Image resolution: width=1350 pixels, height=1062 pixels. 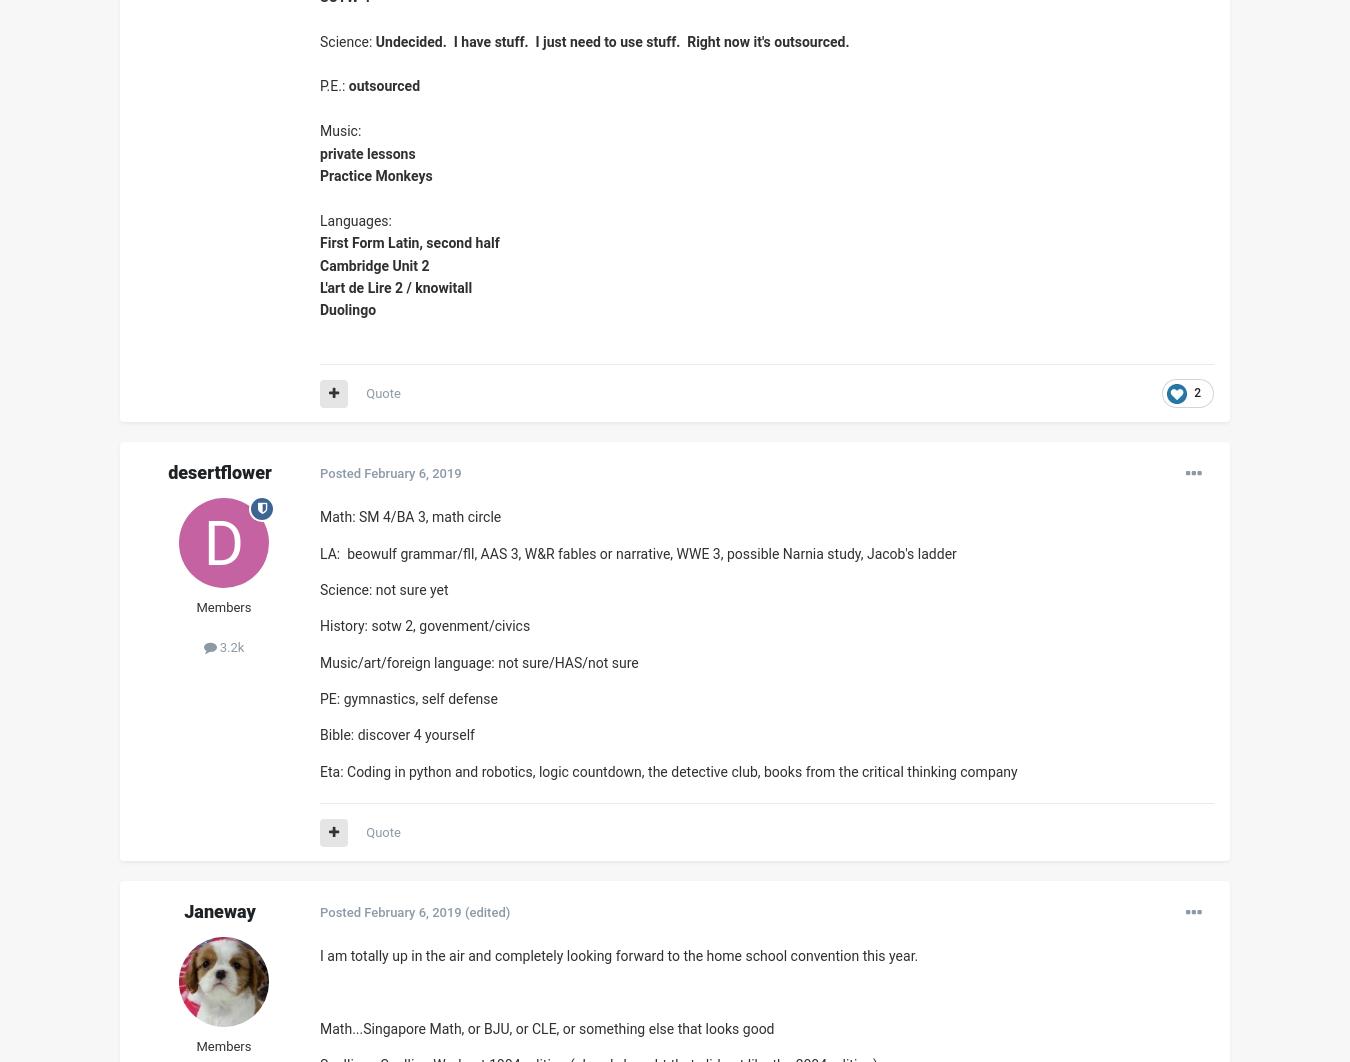 What do you see at coordinates (318, 1027) in the screenshot?
I see `'Math...Singapore Math, or BJU, or CLE, or something else that looks good'` at bounding box center [318, 1027].